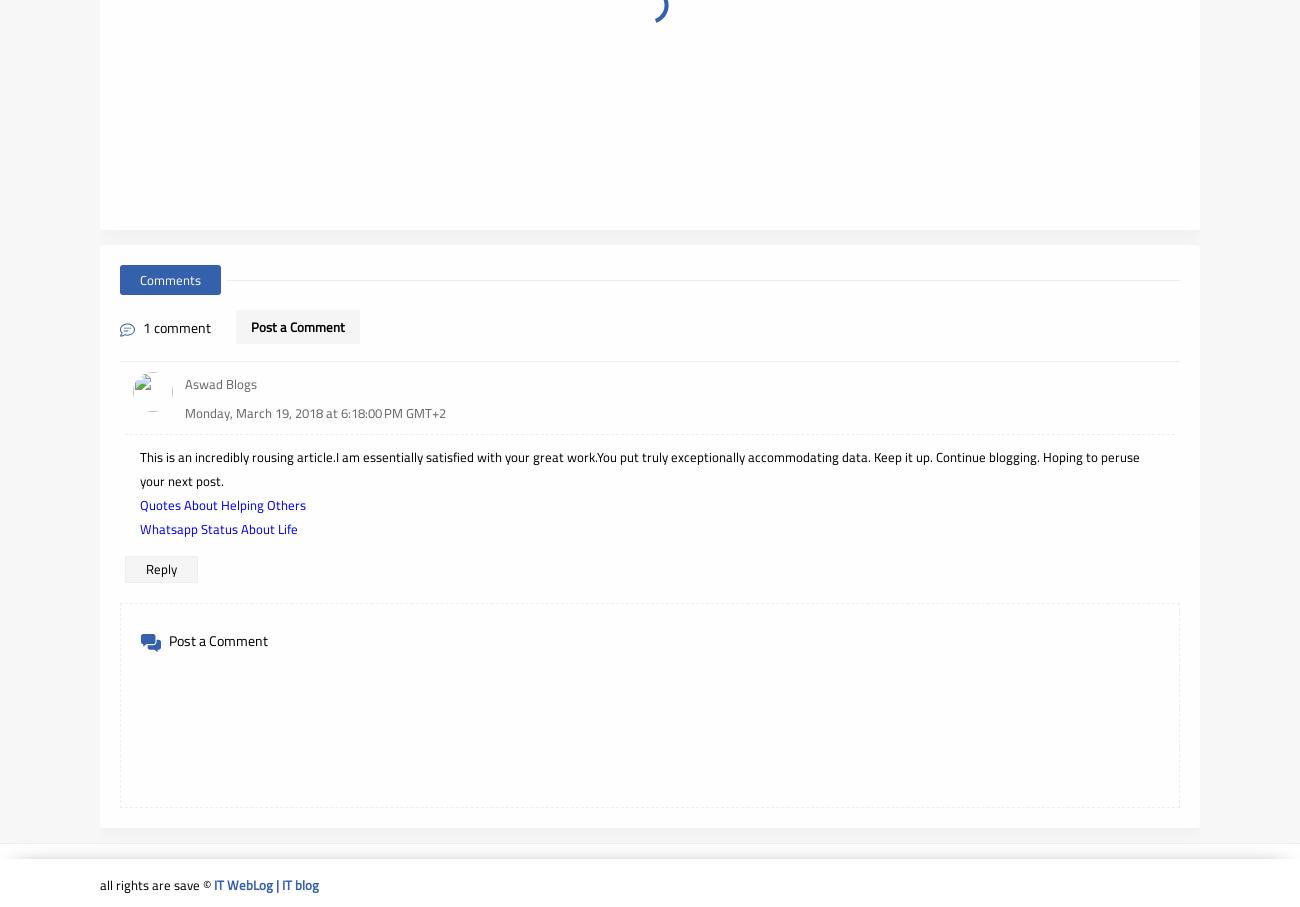 The width and height of the screenshot is (1300, 907). Describe the element at coordinates (218, 527) in the screenshot. I see `'Whatsapp Status About Life'` at that location.